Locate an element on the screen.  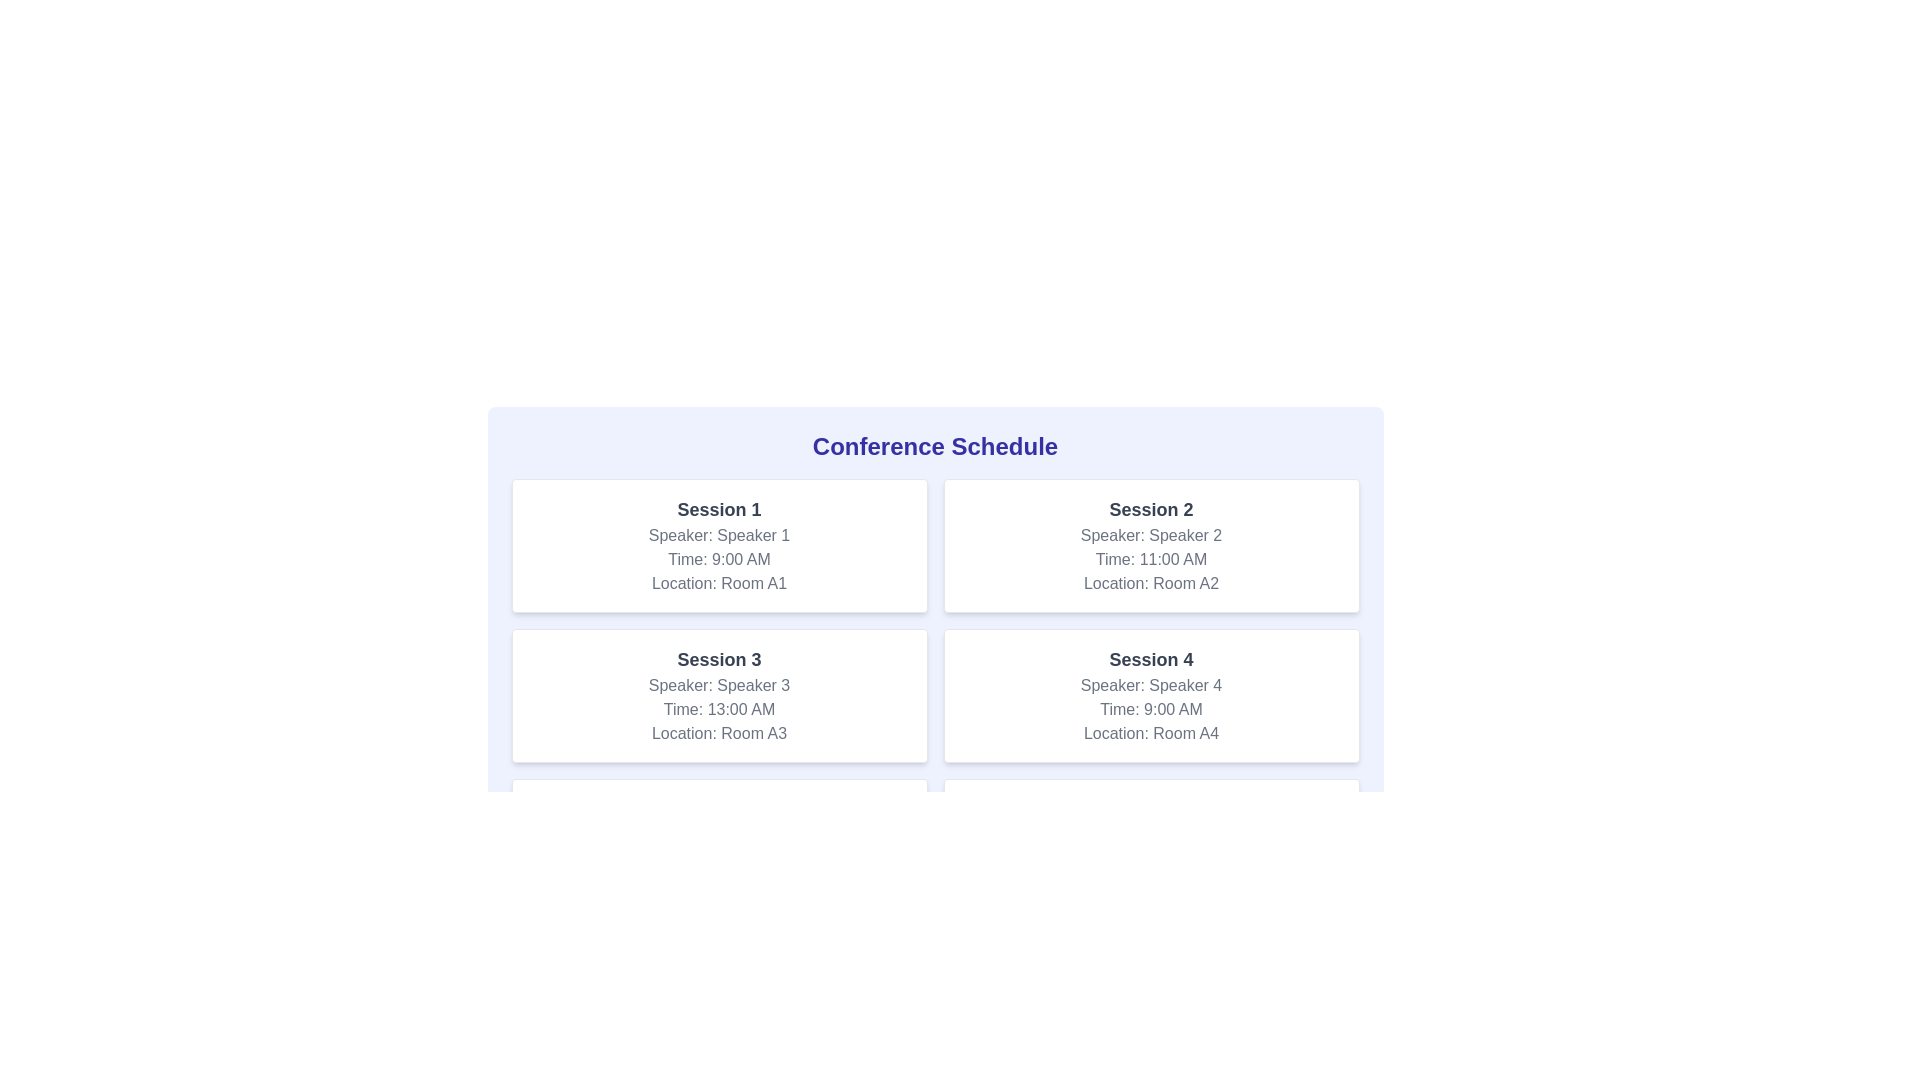
the Informational card displaying 'Session 3' with details about the session, located is located at coordinates (719, 694).